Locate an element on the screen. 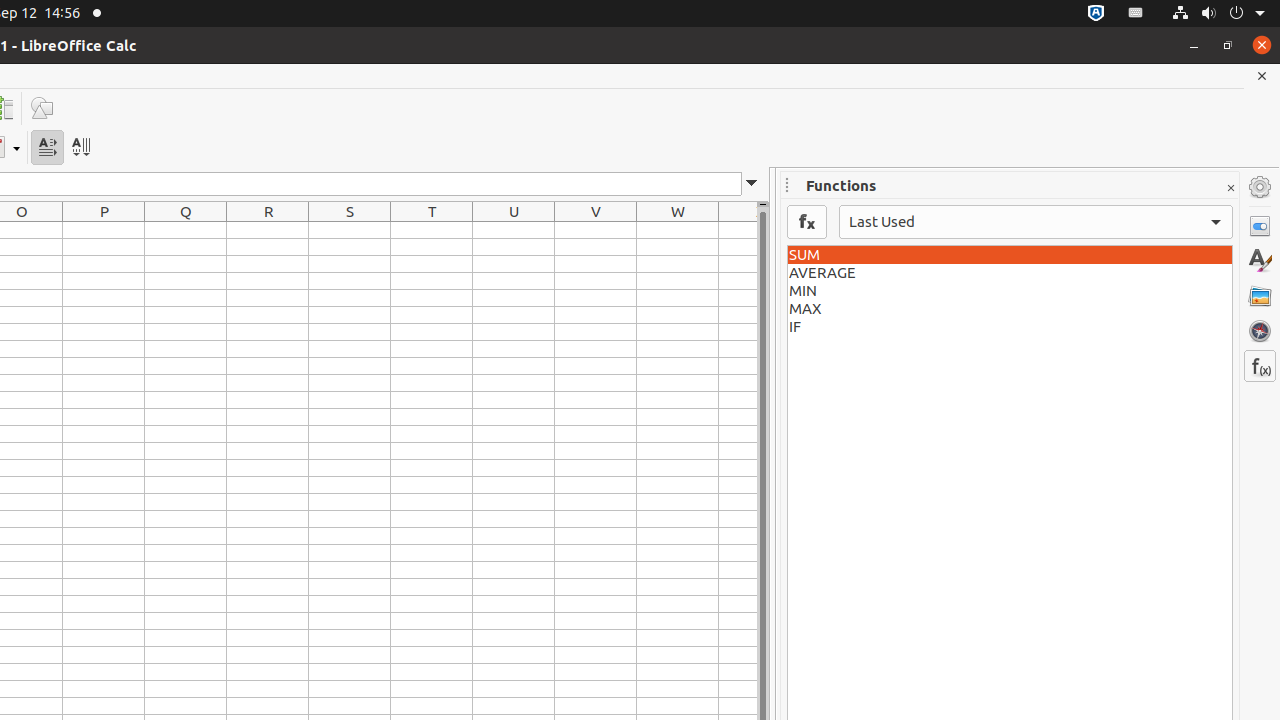 This screenshot has width=1280, height=720. 'Functions' is located at coordinates (1259, 365).